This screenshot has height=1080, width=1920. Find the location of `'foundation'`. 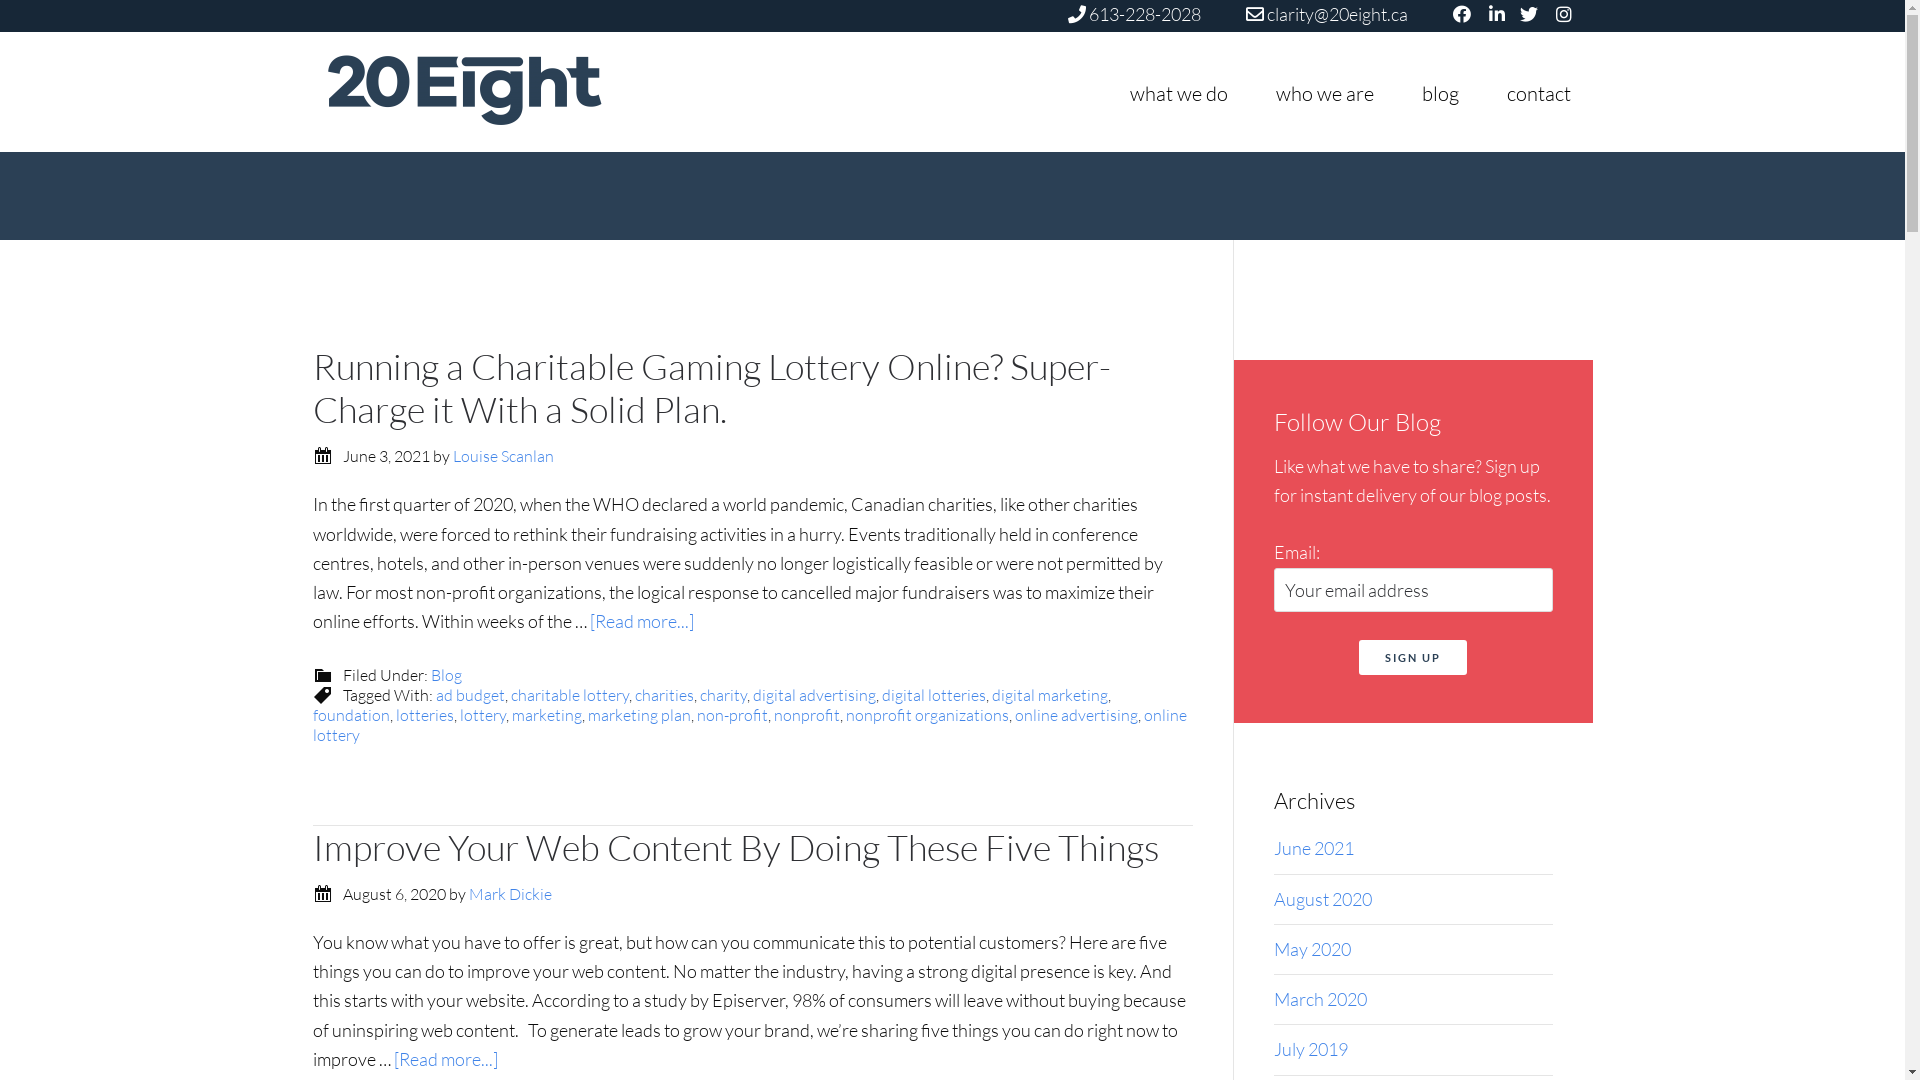

'foundation' is located at coordinates (311, 713).